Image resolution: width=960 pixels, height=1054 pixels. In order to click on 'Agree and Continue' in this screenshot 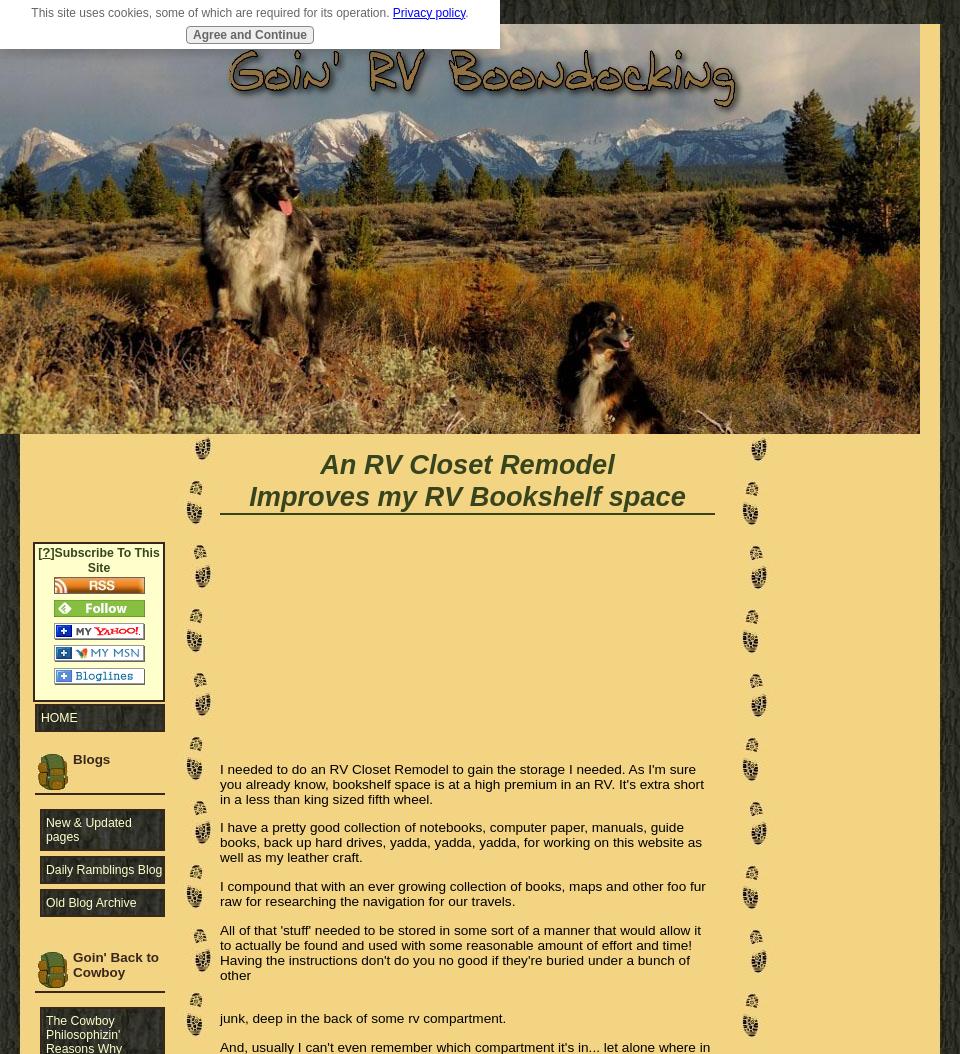, I will do `click(248, 34)`.